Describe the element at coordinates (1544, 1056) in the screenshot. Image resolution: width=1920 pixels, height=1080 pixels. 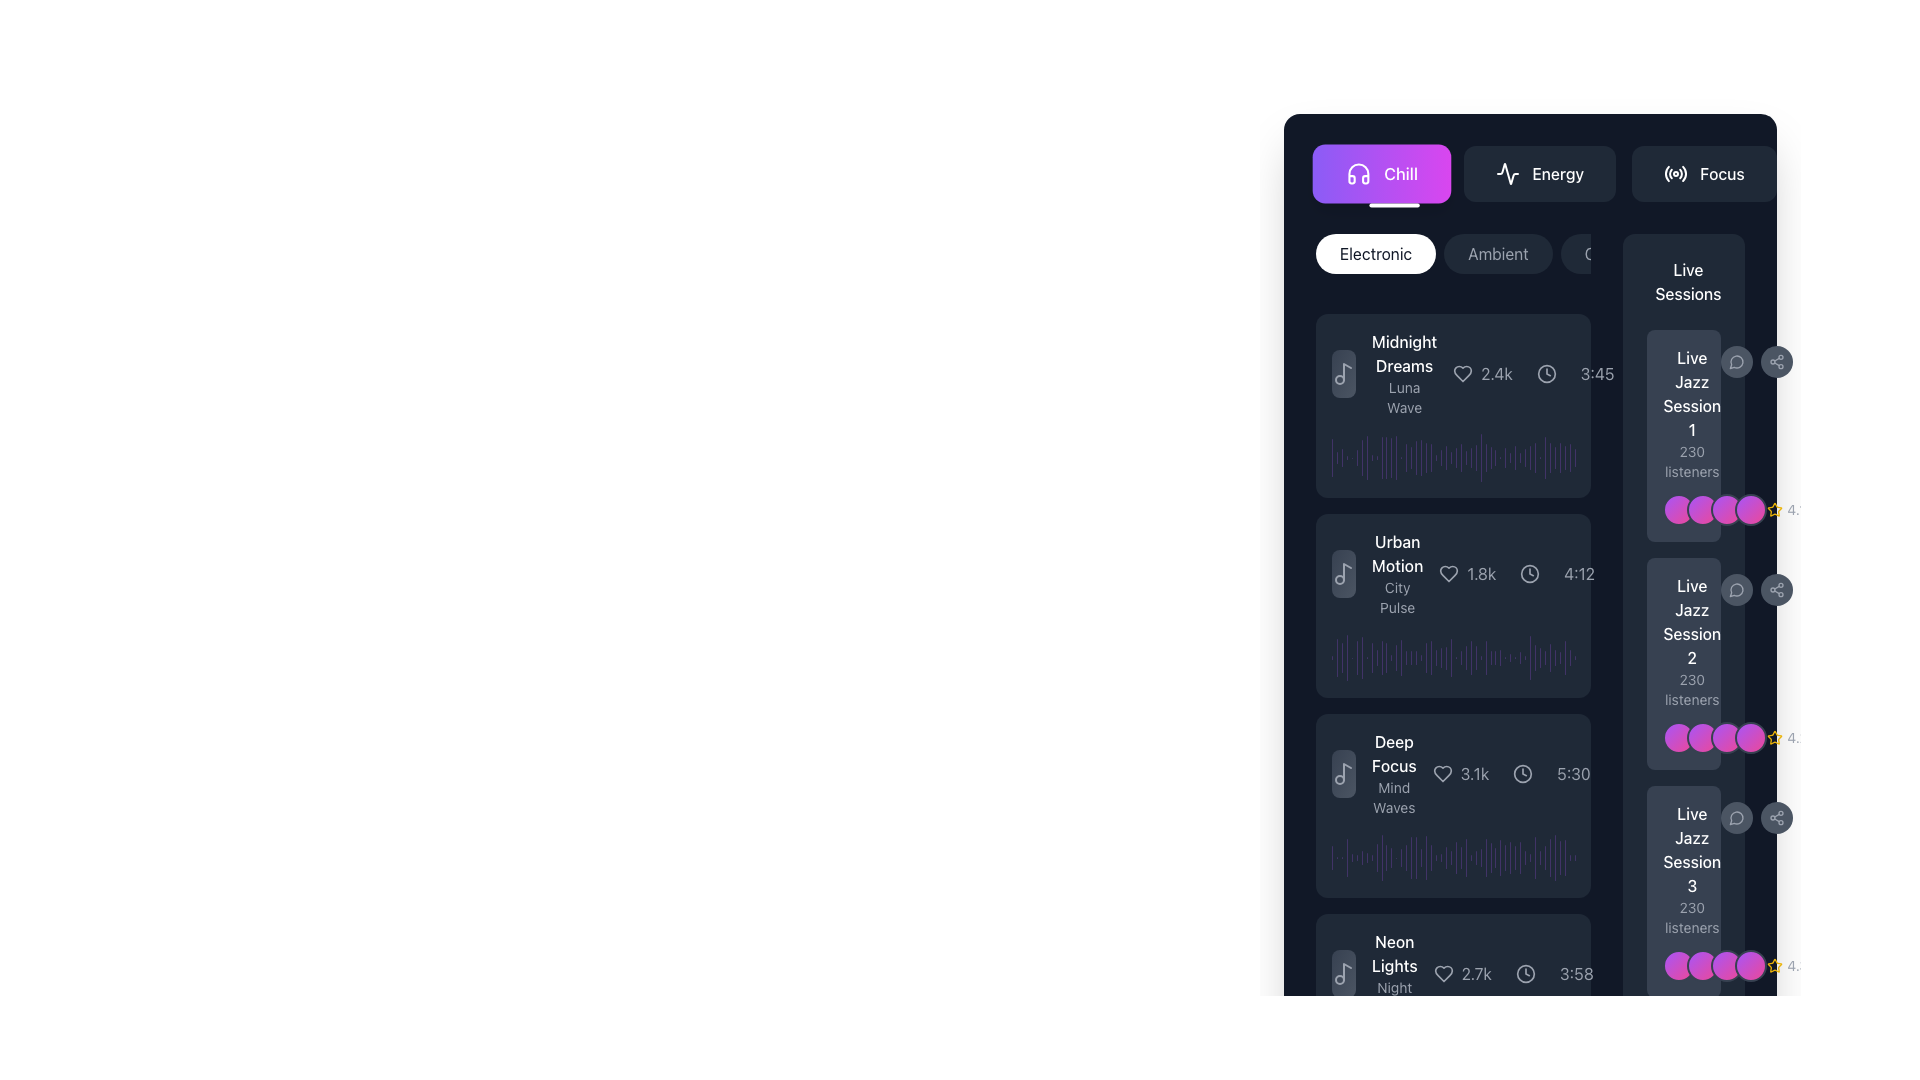
I see `the 56th purple vertical progress bar with rounded ends located on the right side of the interface near 'Live Jazz Session 3'` at that location.